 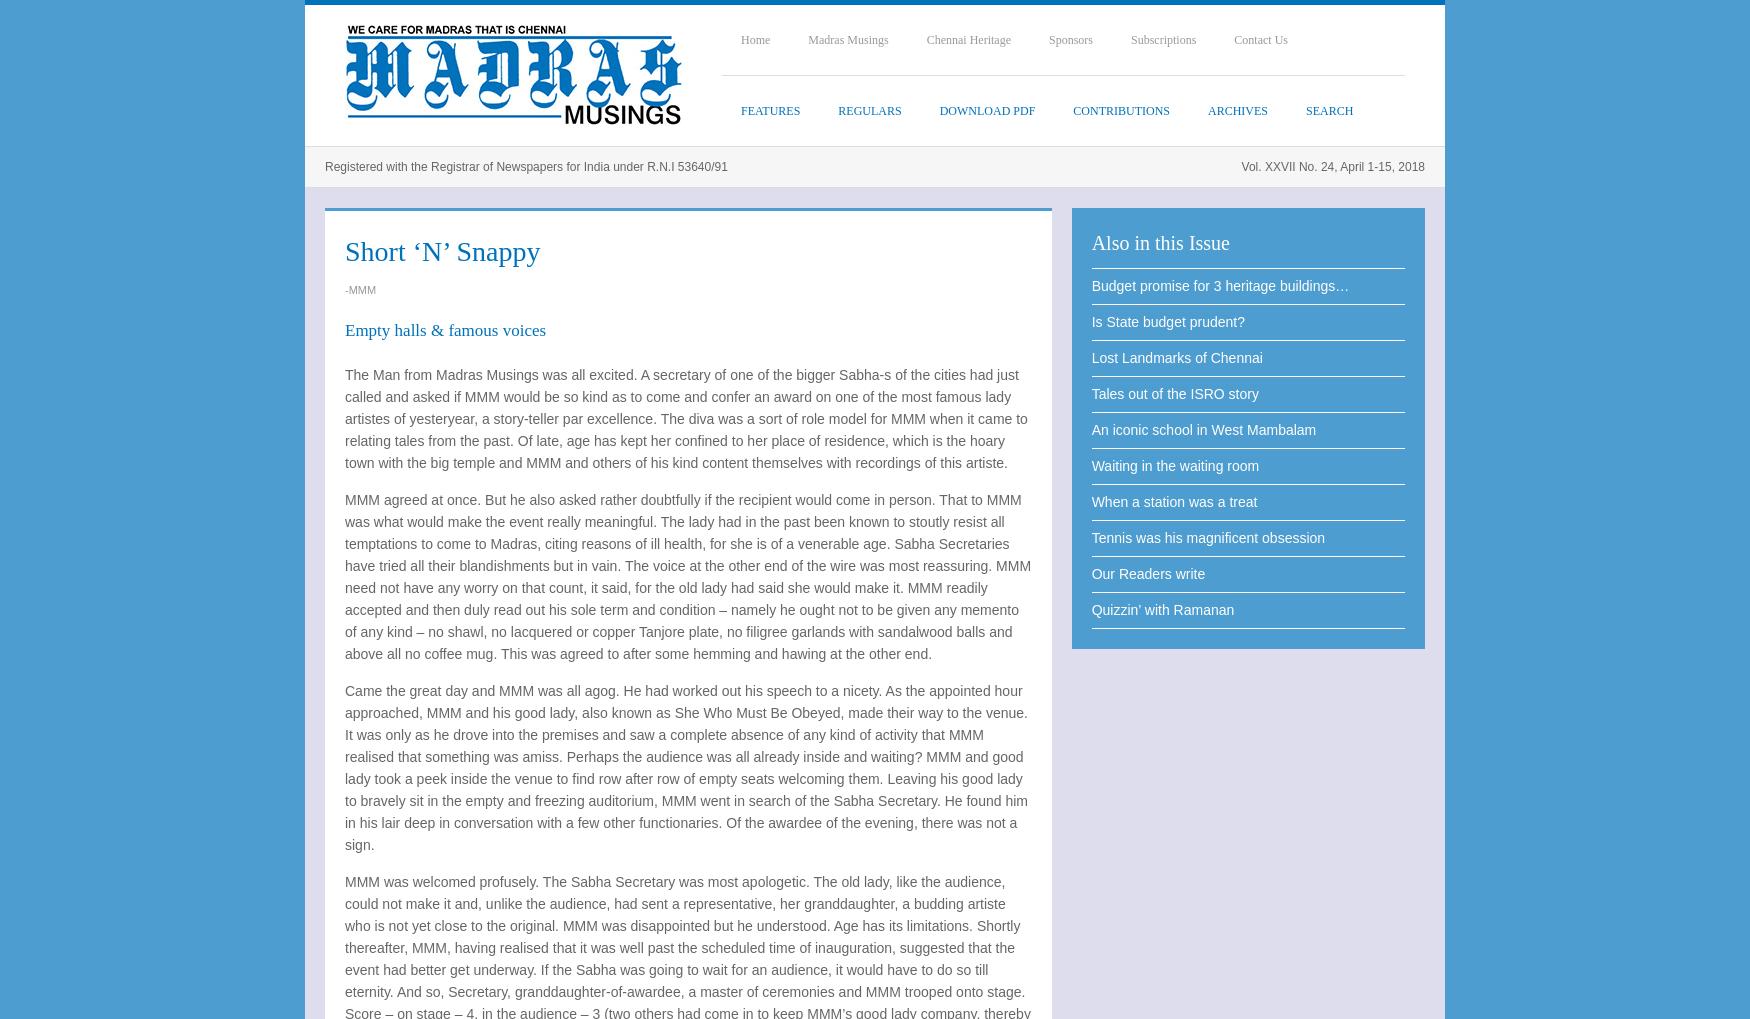 I want to click on 'Our Readers write', so click(x=1147, y=573).